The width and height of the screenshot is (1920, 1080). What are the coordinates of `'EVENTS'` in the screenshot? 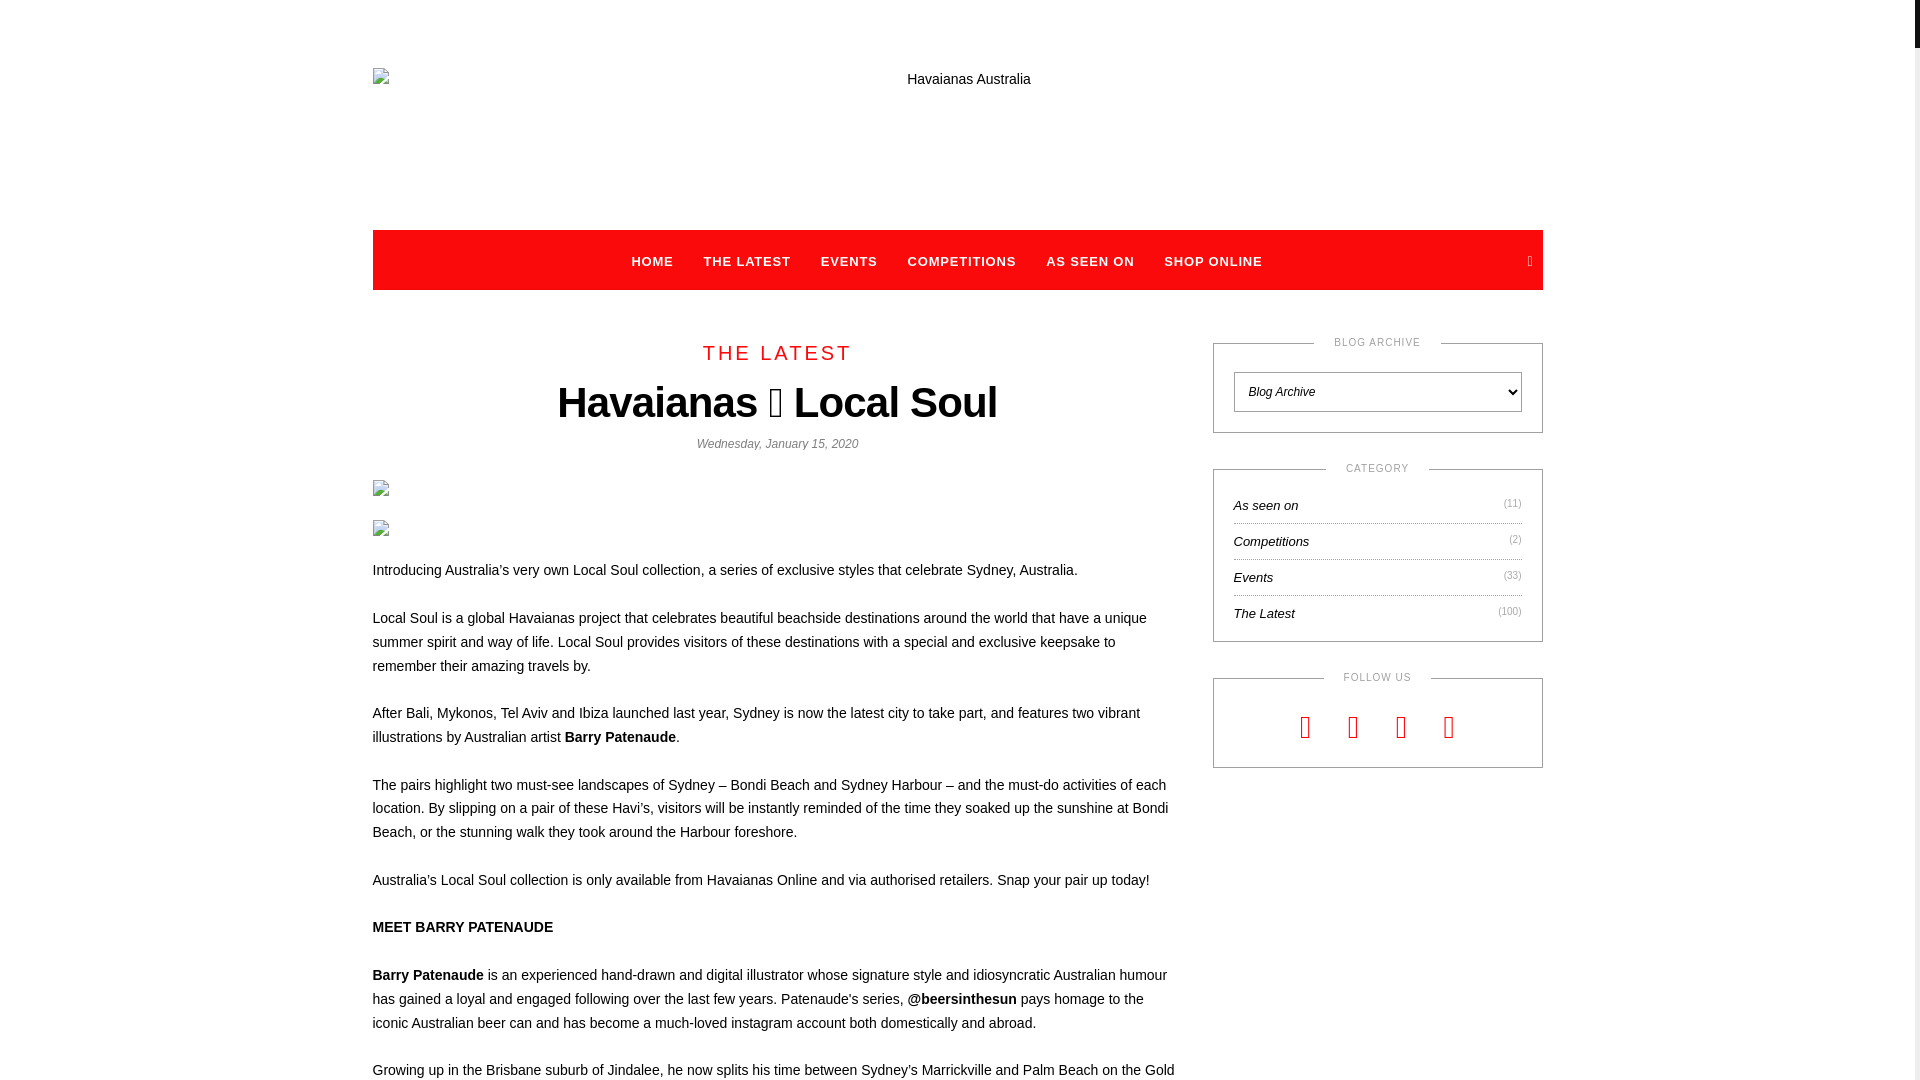 It's located at (820, 260).